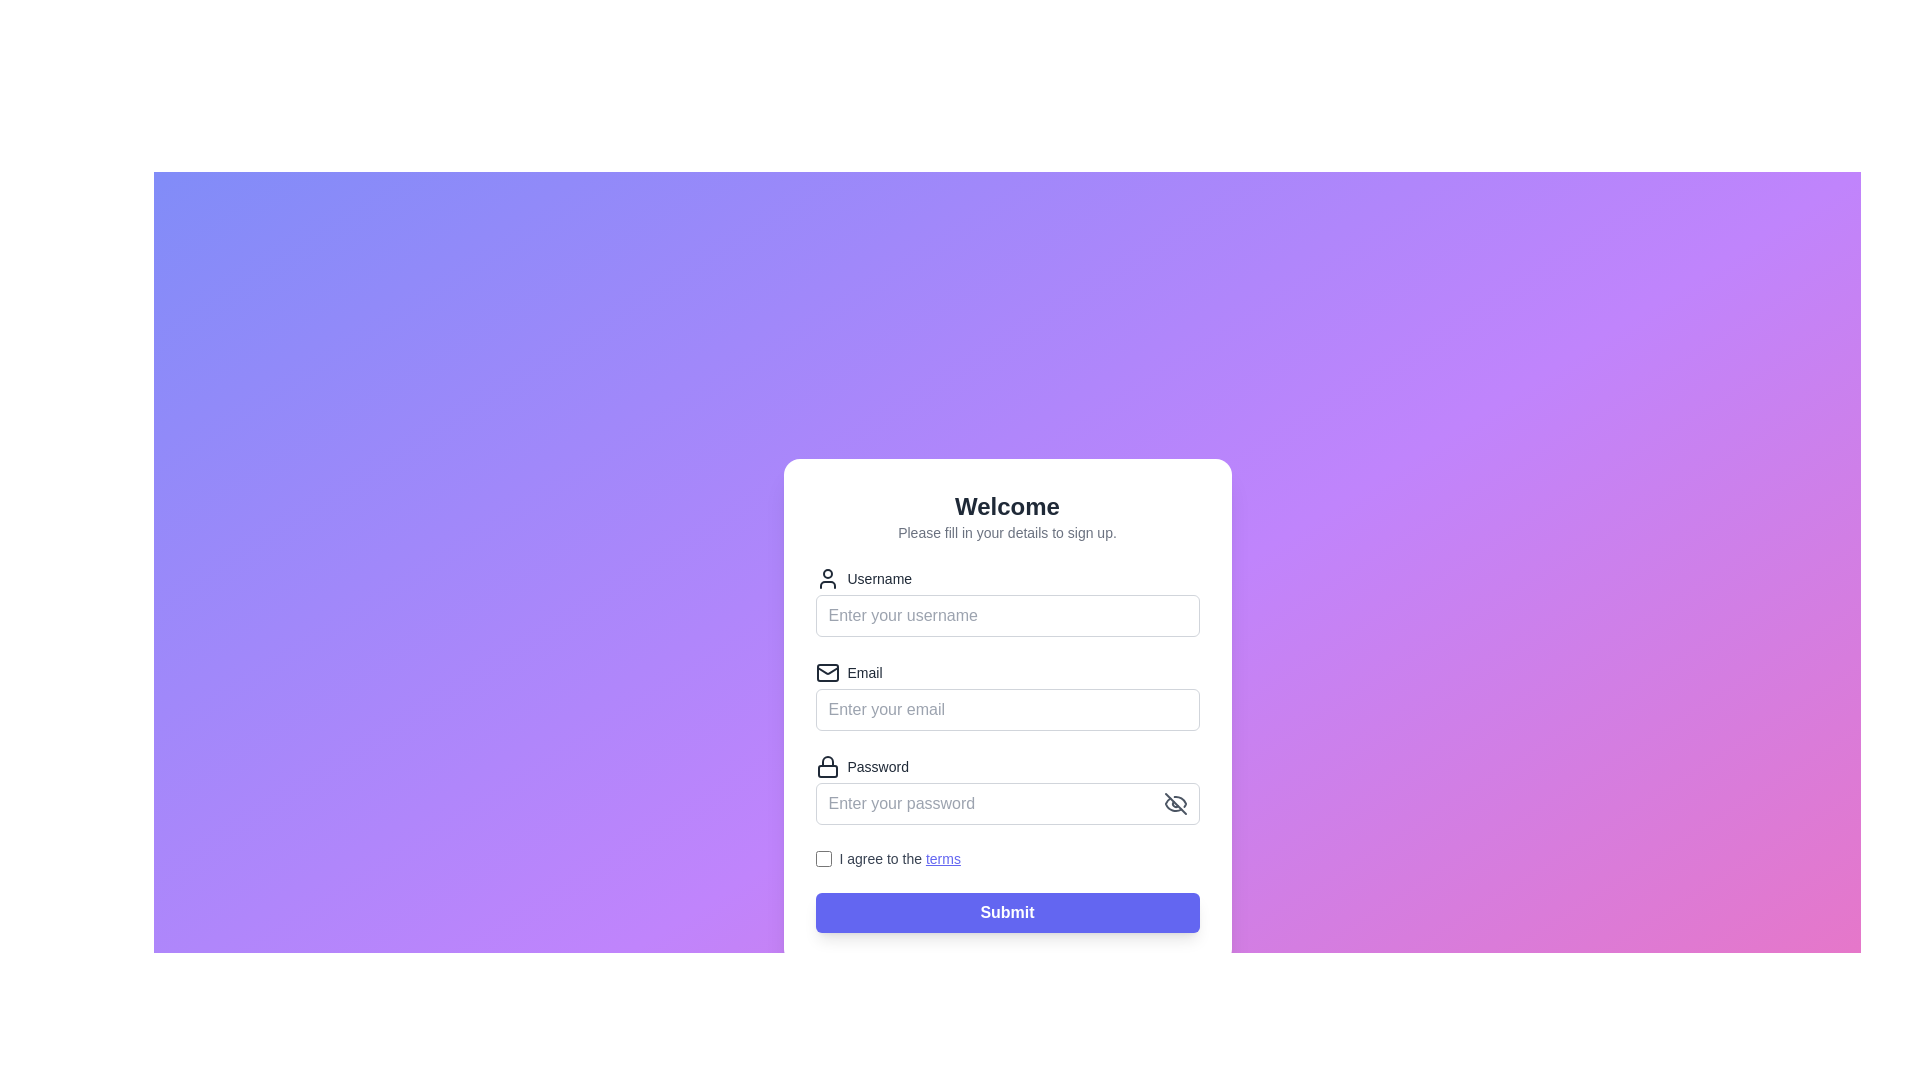 The height and width of the screenshot is (1080, 1920). I want to click on the envelope icon that is positioned to the left of the 'Email' label in the second row of the form, aligning horizontally with the label text, so click(827, 672).